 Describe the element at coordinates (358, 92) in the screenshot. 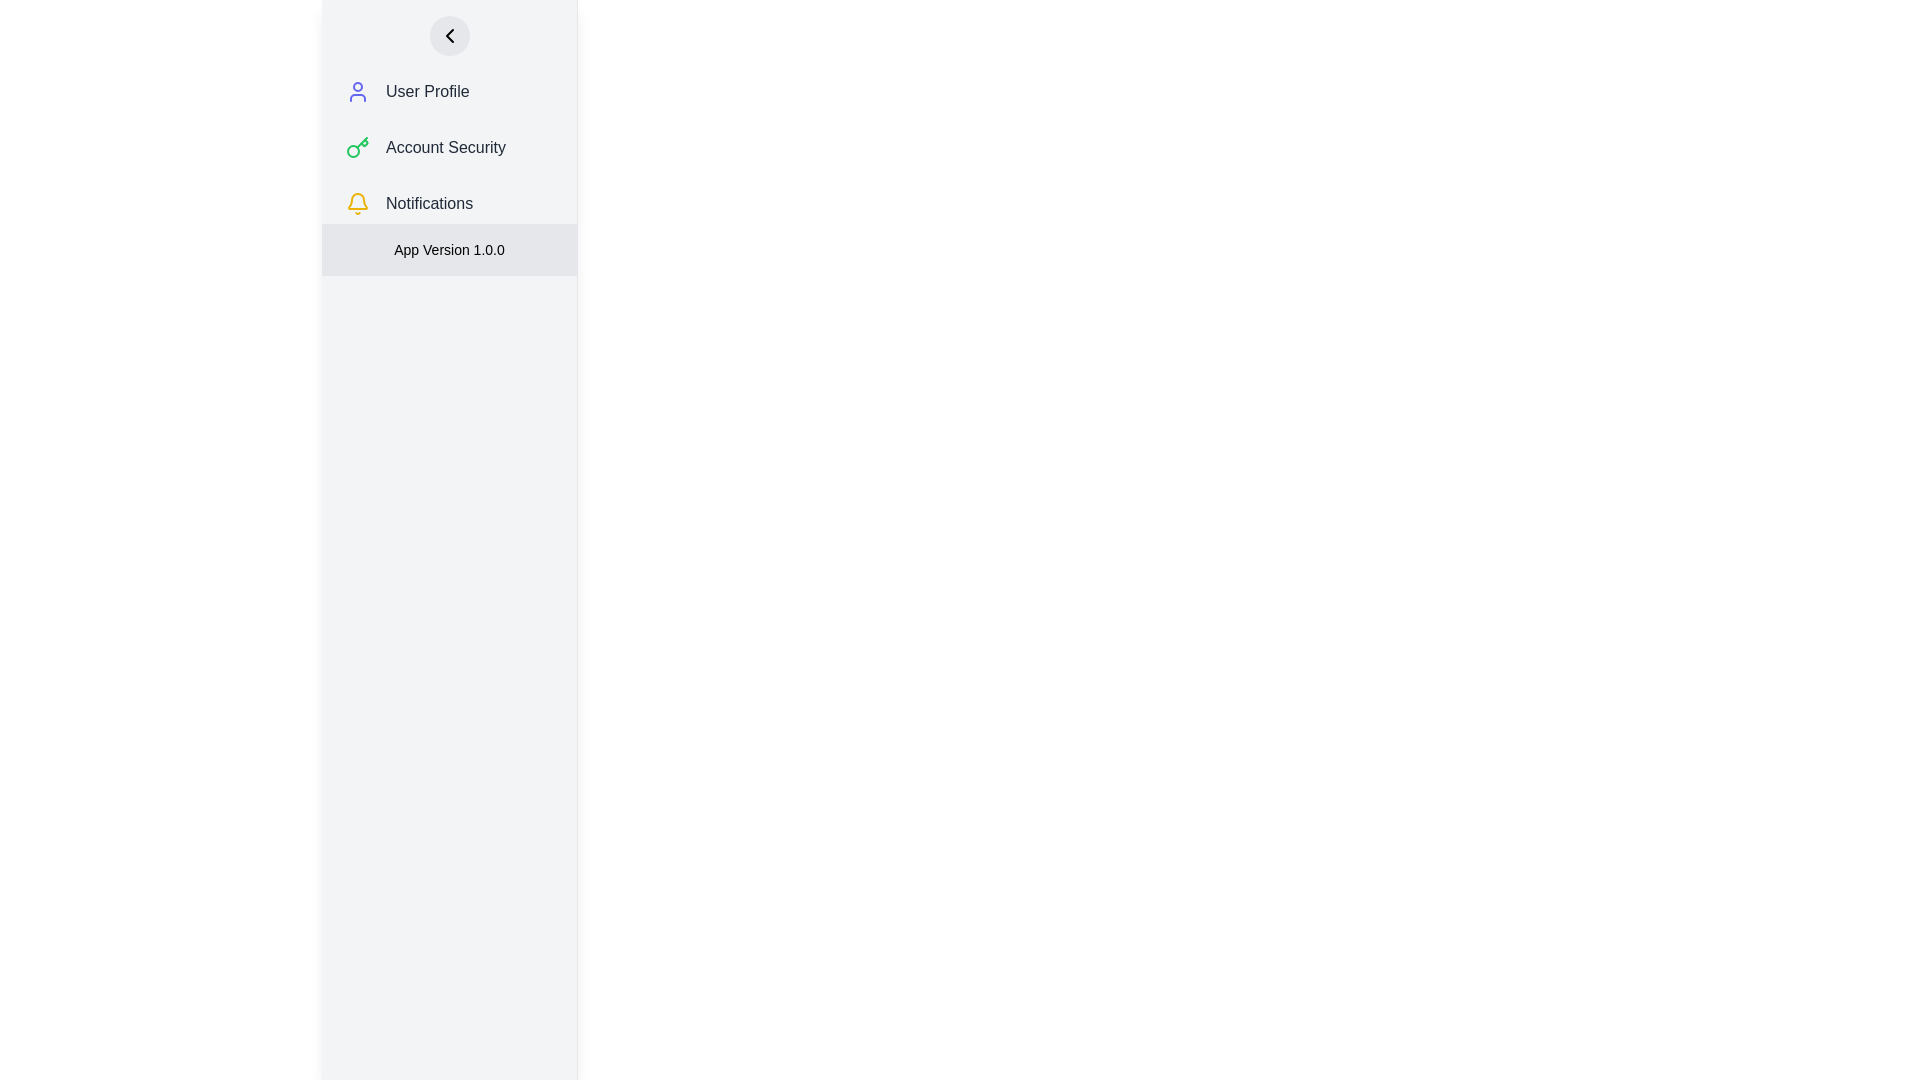

I see `the user icon, which is a simple outlined figure in blue color located next to the 'User Profile' label in the vertical navigation menu` at that location.